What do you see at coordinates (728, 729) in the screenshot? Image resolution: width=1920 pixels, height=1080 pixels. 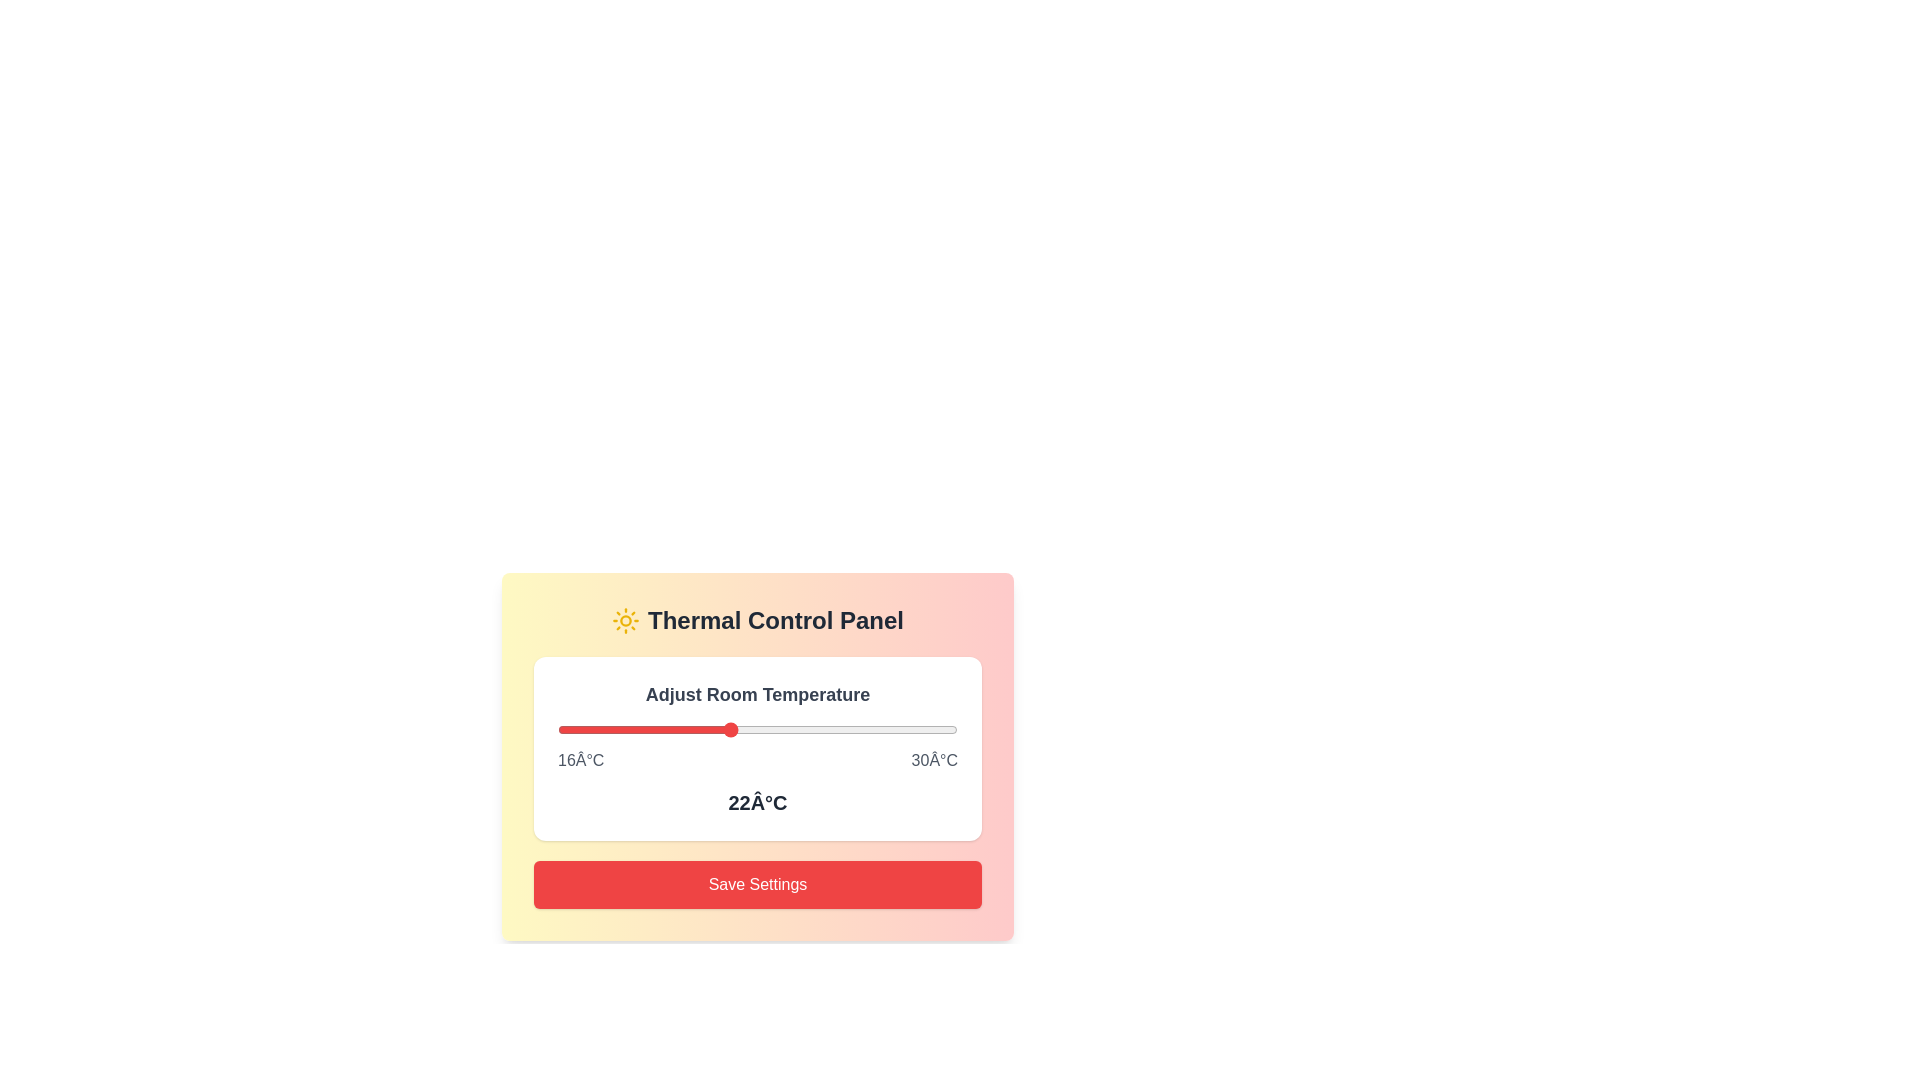 I see `the temperature slider to 22°C` at bounding box center [728, 729].